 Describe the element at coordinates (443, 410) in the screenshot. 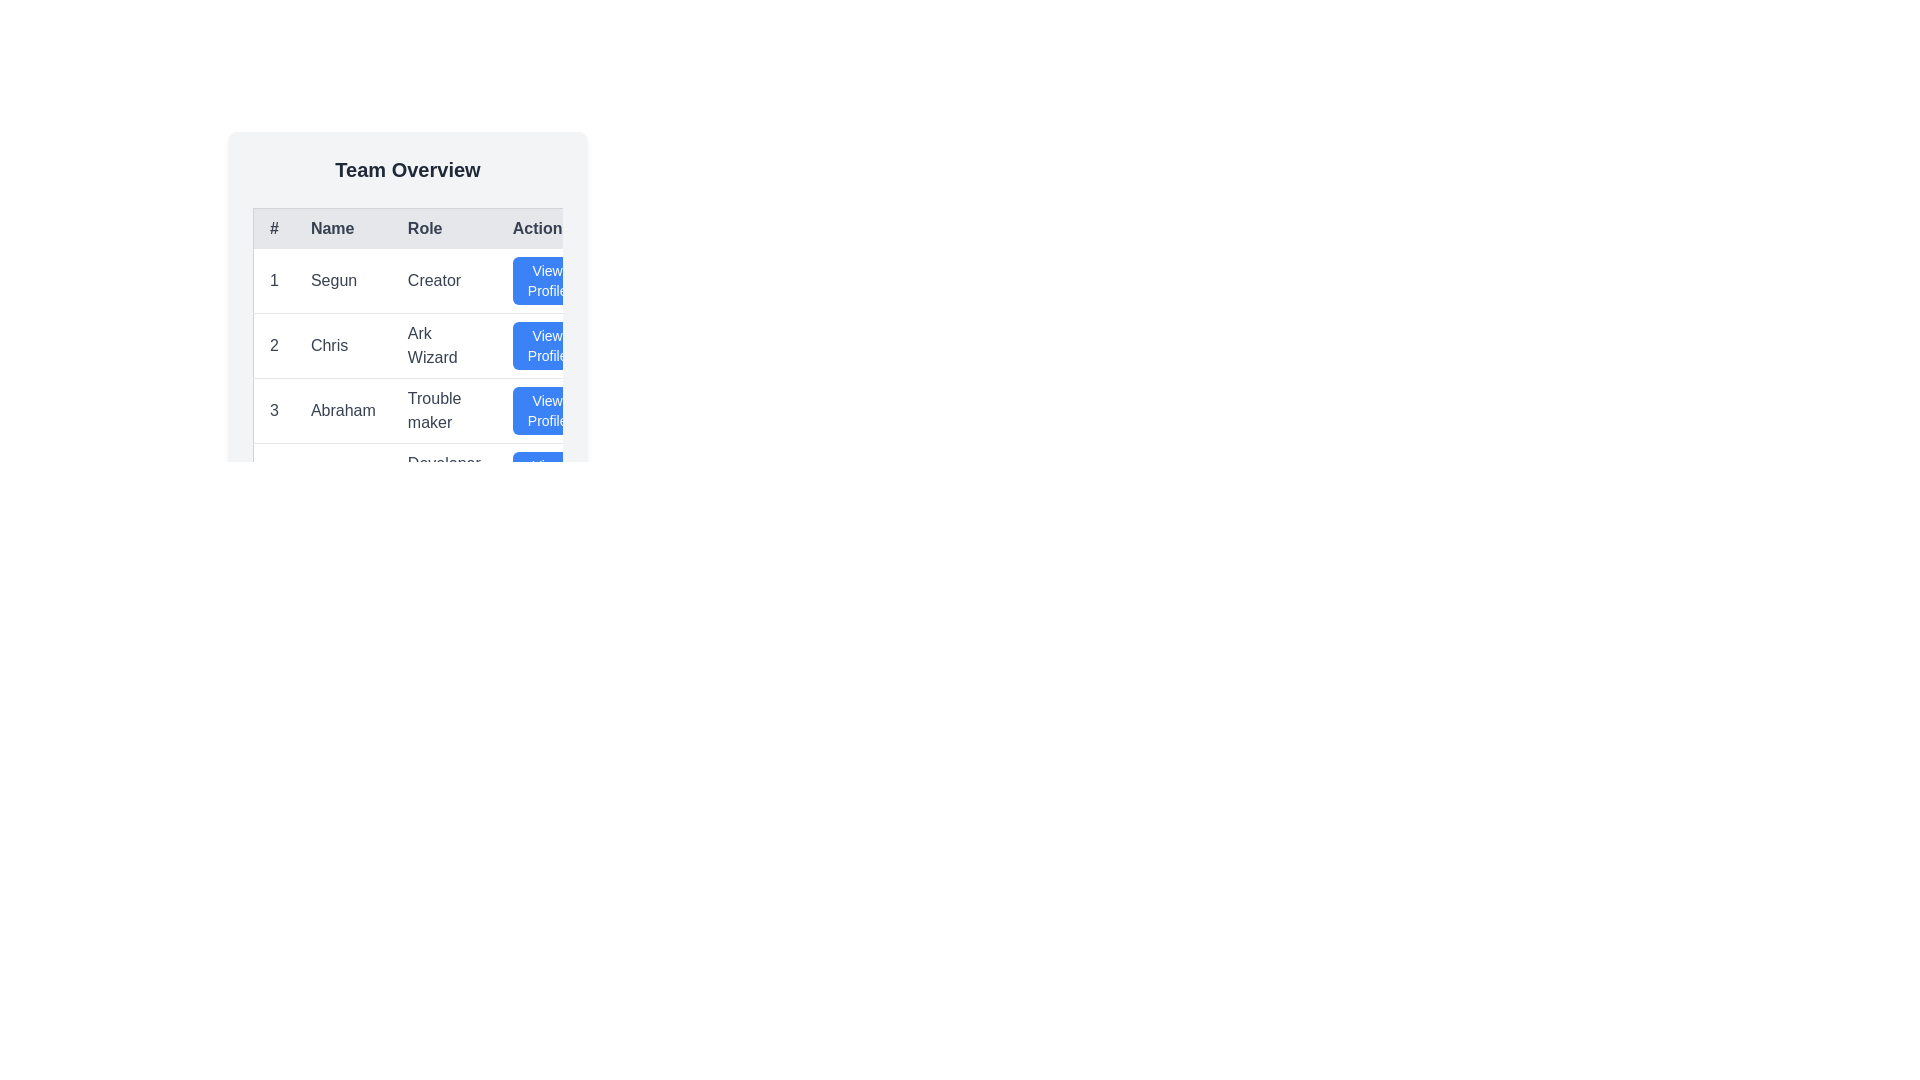

I see `the text label displaying 'Trouble maker' located in the third row under the 'Role' column of the table, situated between the 'Name' cell containing 'Abraham' and the 'Action' cell featuring a 'View Profile' button` at that location.